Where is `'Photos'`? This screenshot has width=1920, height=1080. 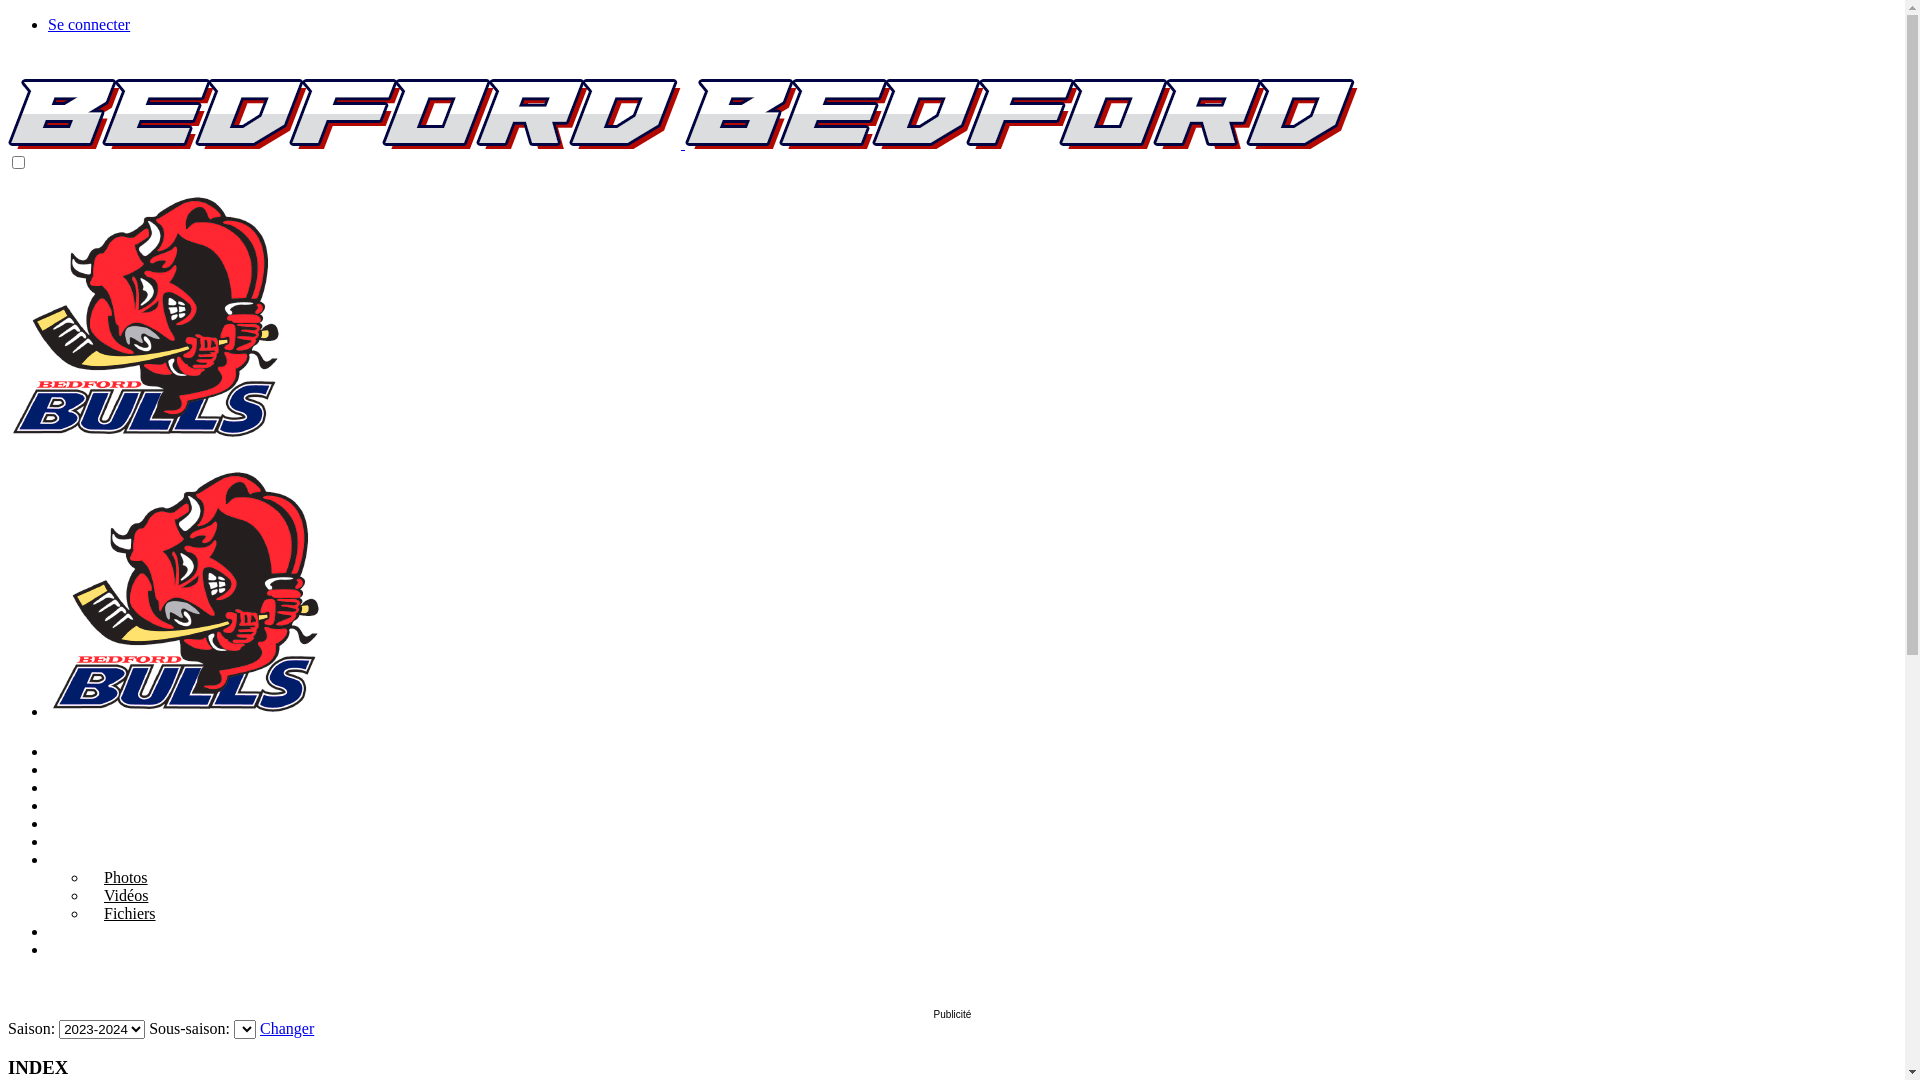
'Photos' is located at coordinates (117, 876).